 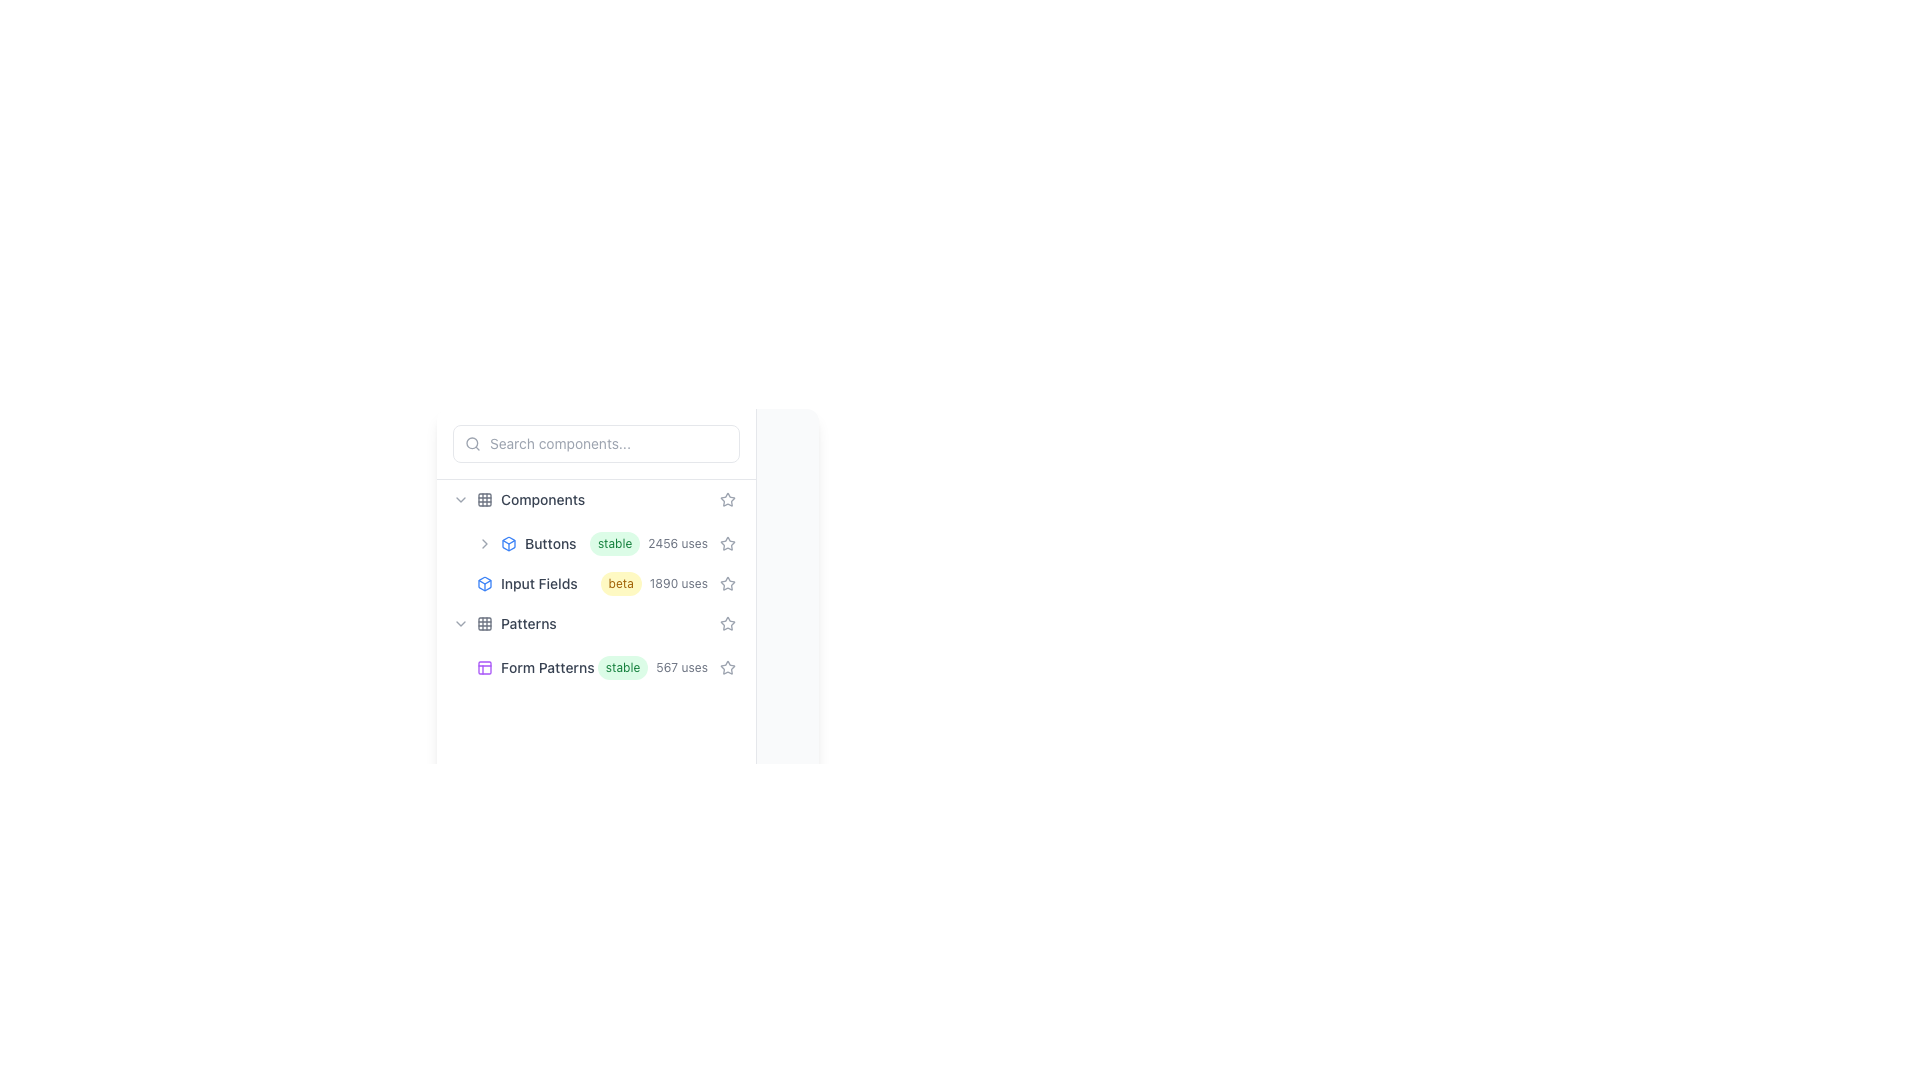 I want to click on the 'Form Patterns' text label located, so click(x=547, y=667).